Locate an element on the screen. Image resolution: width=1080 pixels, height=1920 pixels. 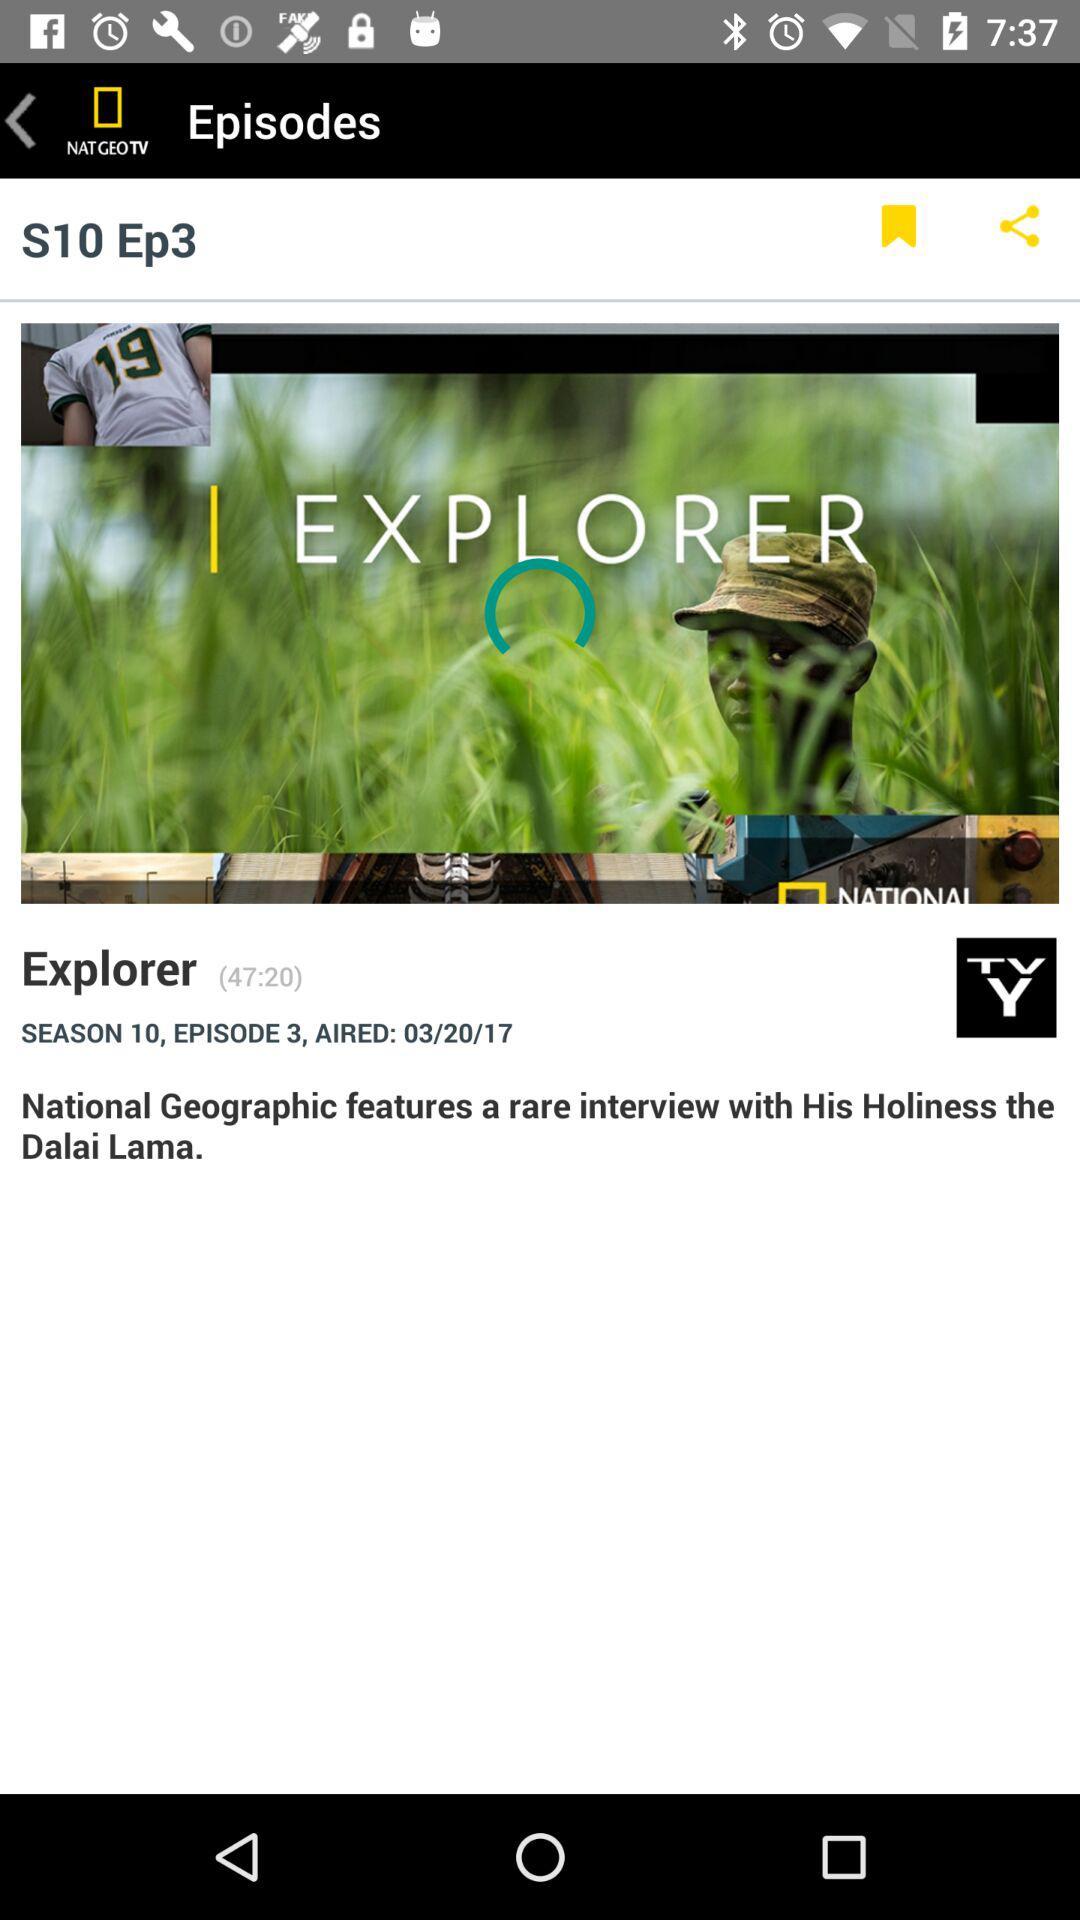
share this is located at coordinates (1019, 238).